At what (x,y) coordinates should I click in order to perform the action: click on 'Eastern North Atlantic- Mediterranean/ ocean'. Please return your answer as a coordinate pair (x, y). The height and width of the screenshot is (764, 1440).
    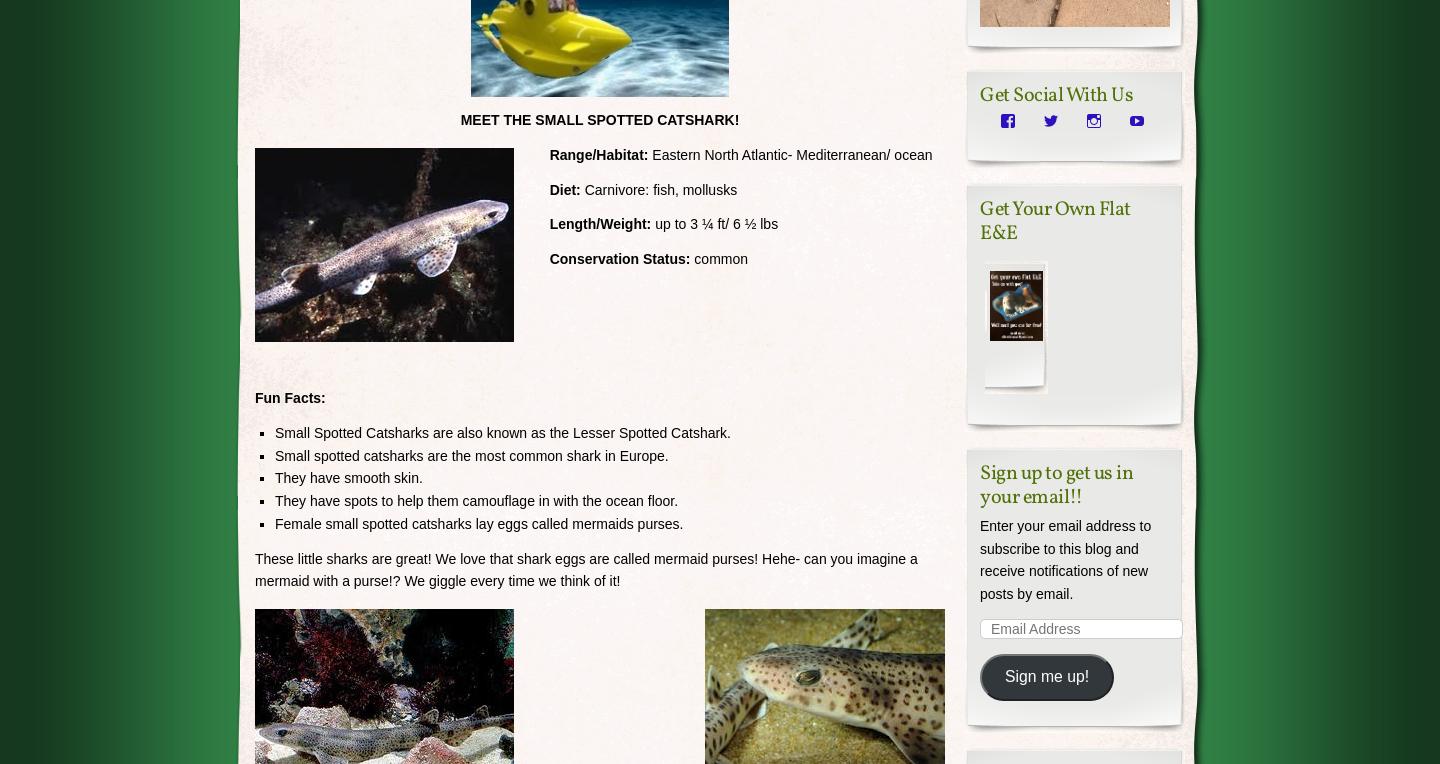
    Looking at the image, I should click on (647, 154).